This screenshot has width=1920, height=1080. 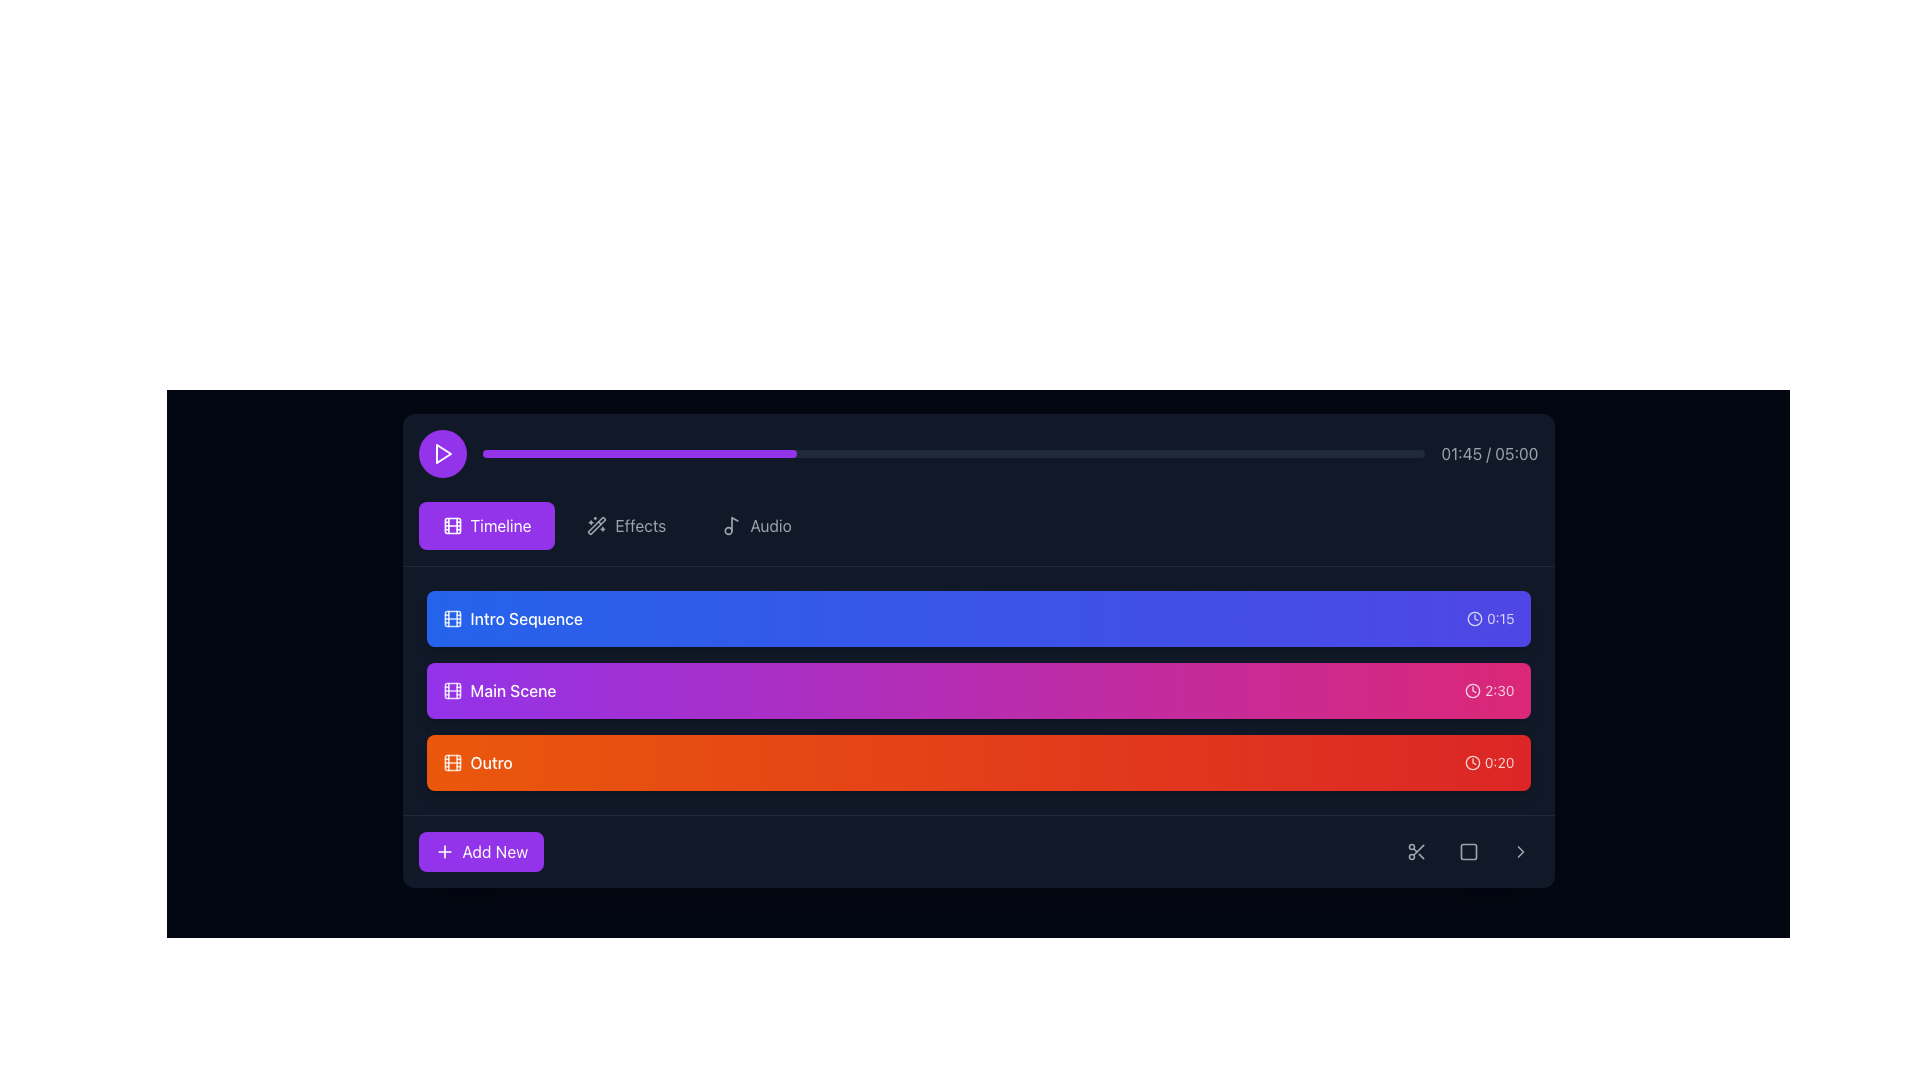 I want to click on the current time and total duration displayed on the progress indicator, which is a horizontal progress bar with a vibrant purple fill and a play icon on the left side, located at the center top of the interface, so click(x=978, y=454).